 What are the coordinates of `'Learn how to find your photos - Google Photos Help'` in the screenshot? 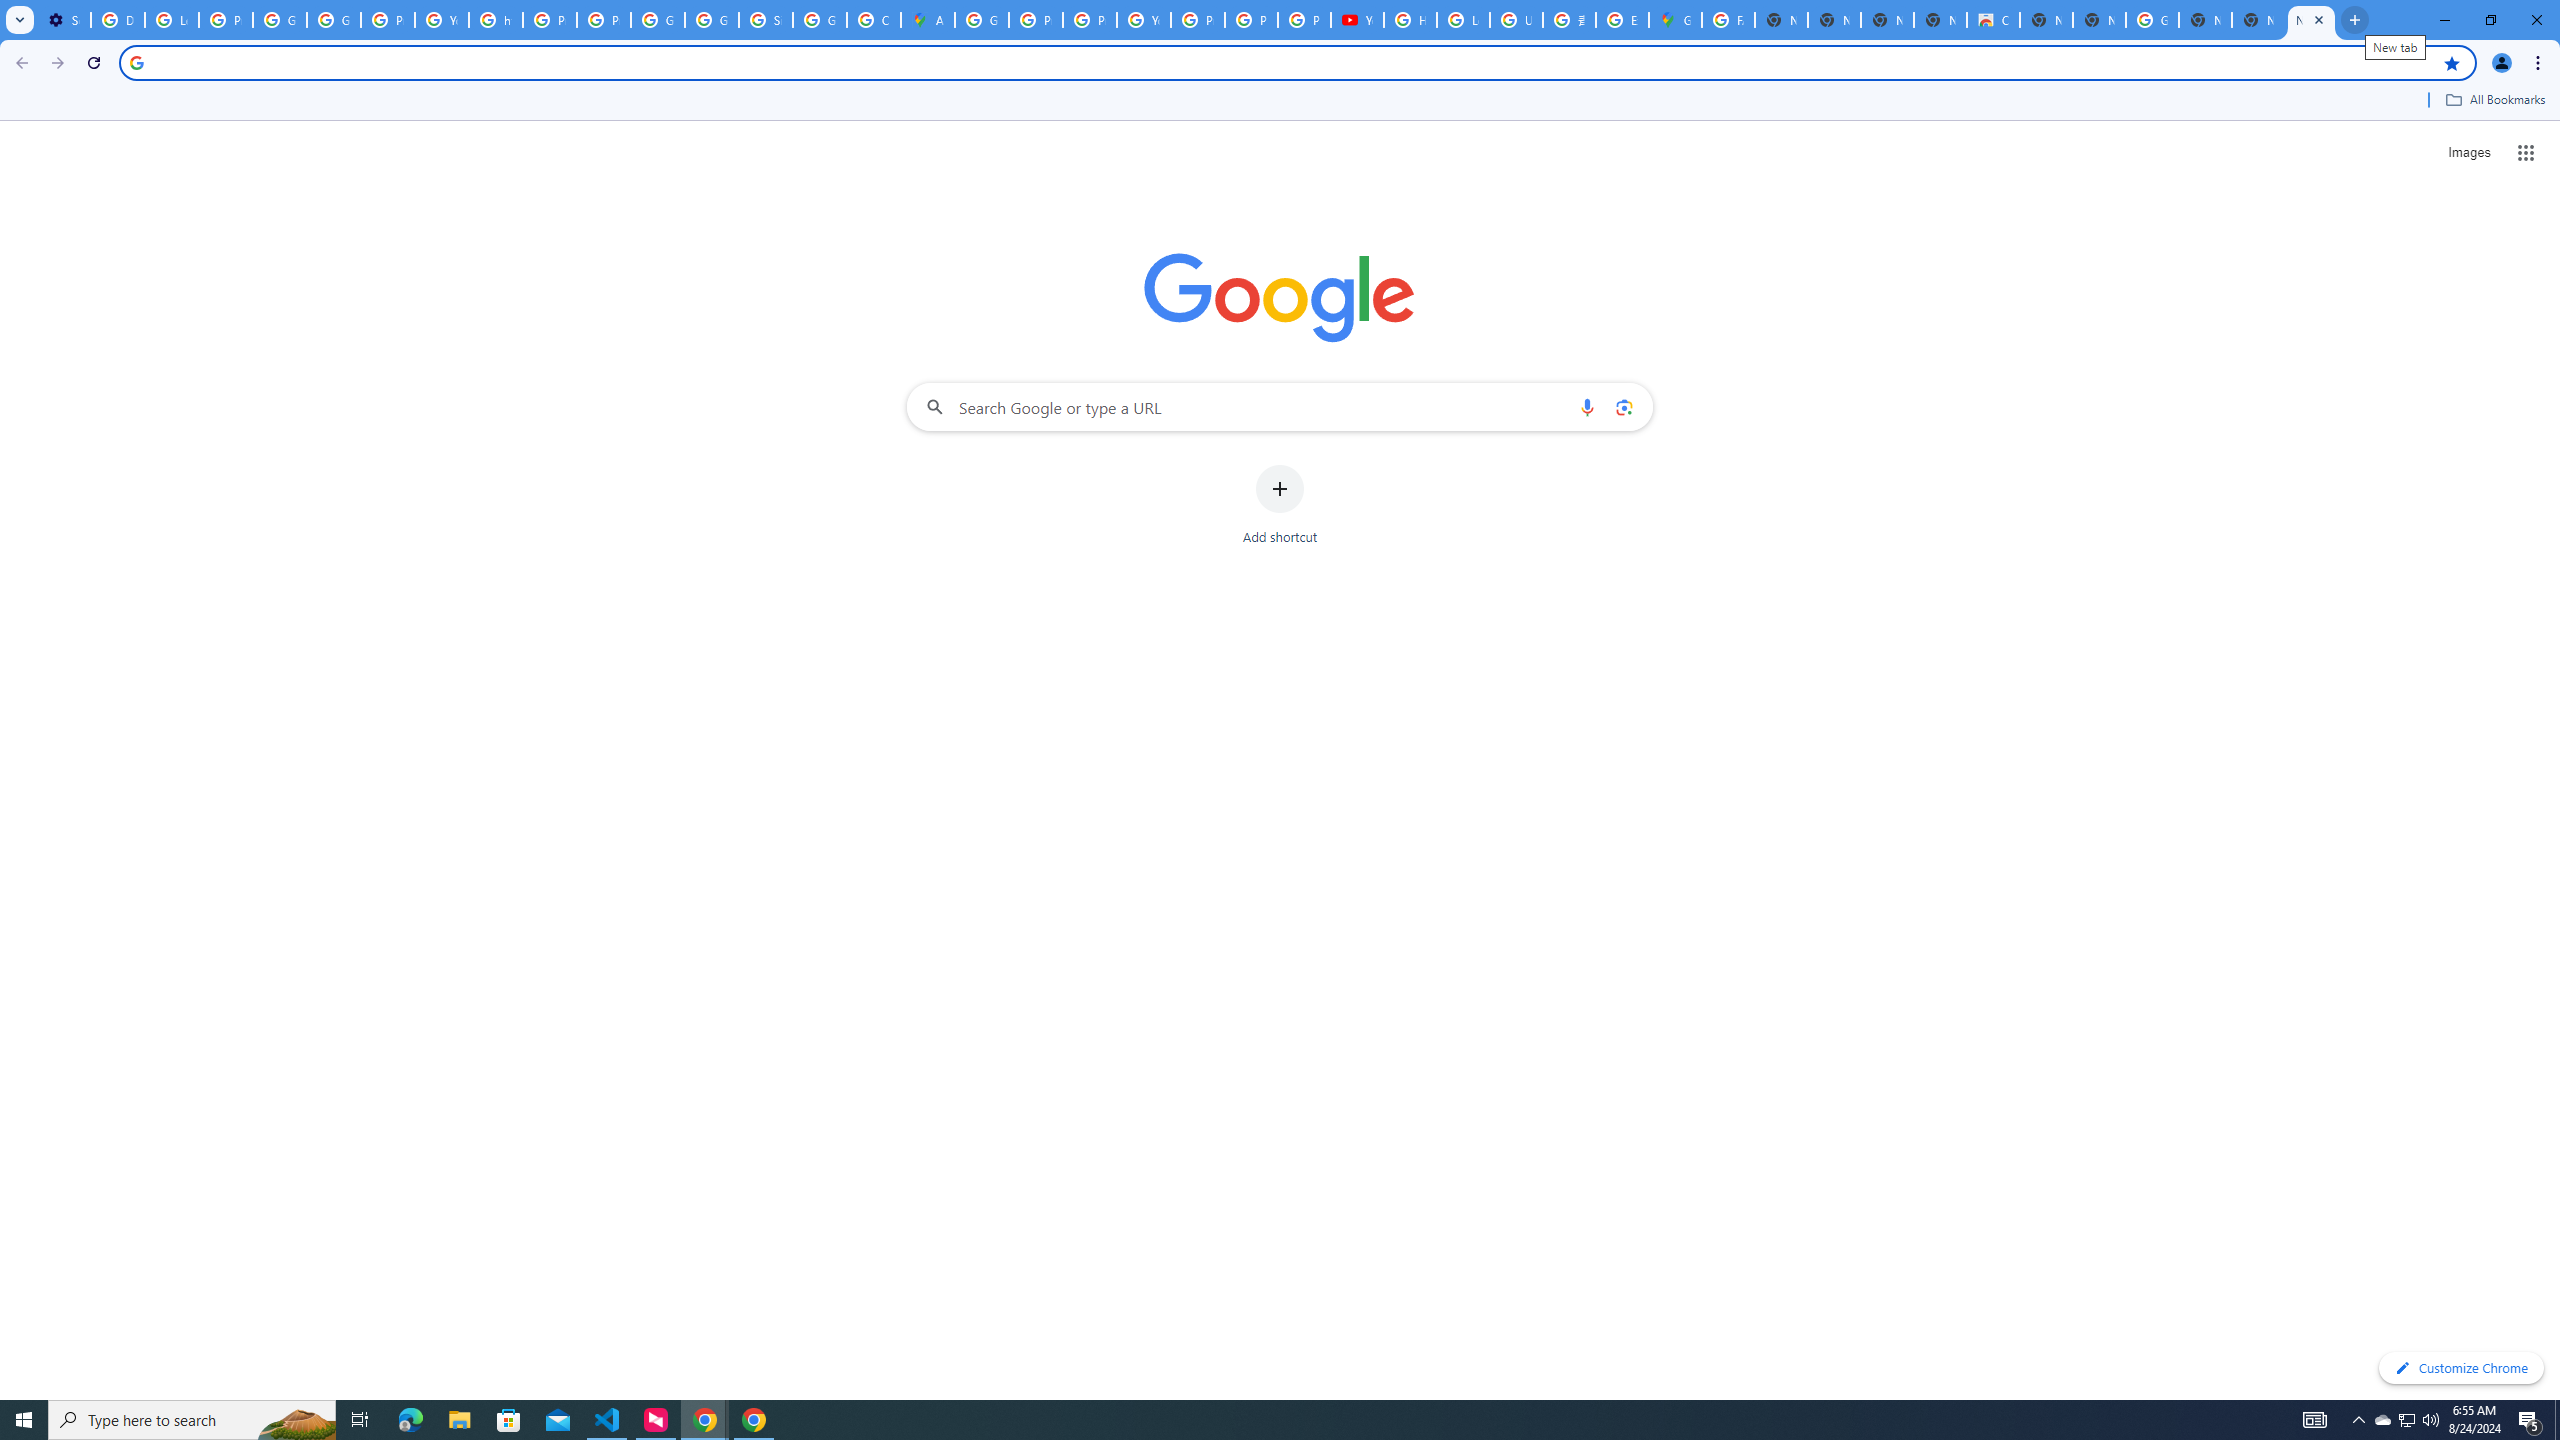 It's located at (171, 19).